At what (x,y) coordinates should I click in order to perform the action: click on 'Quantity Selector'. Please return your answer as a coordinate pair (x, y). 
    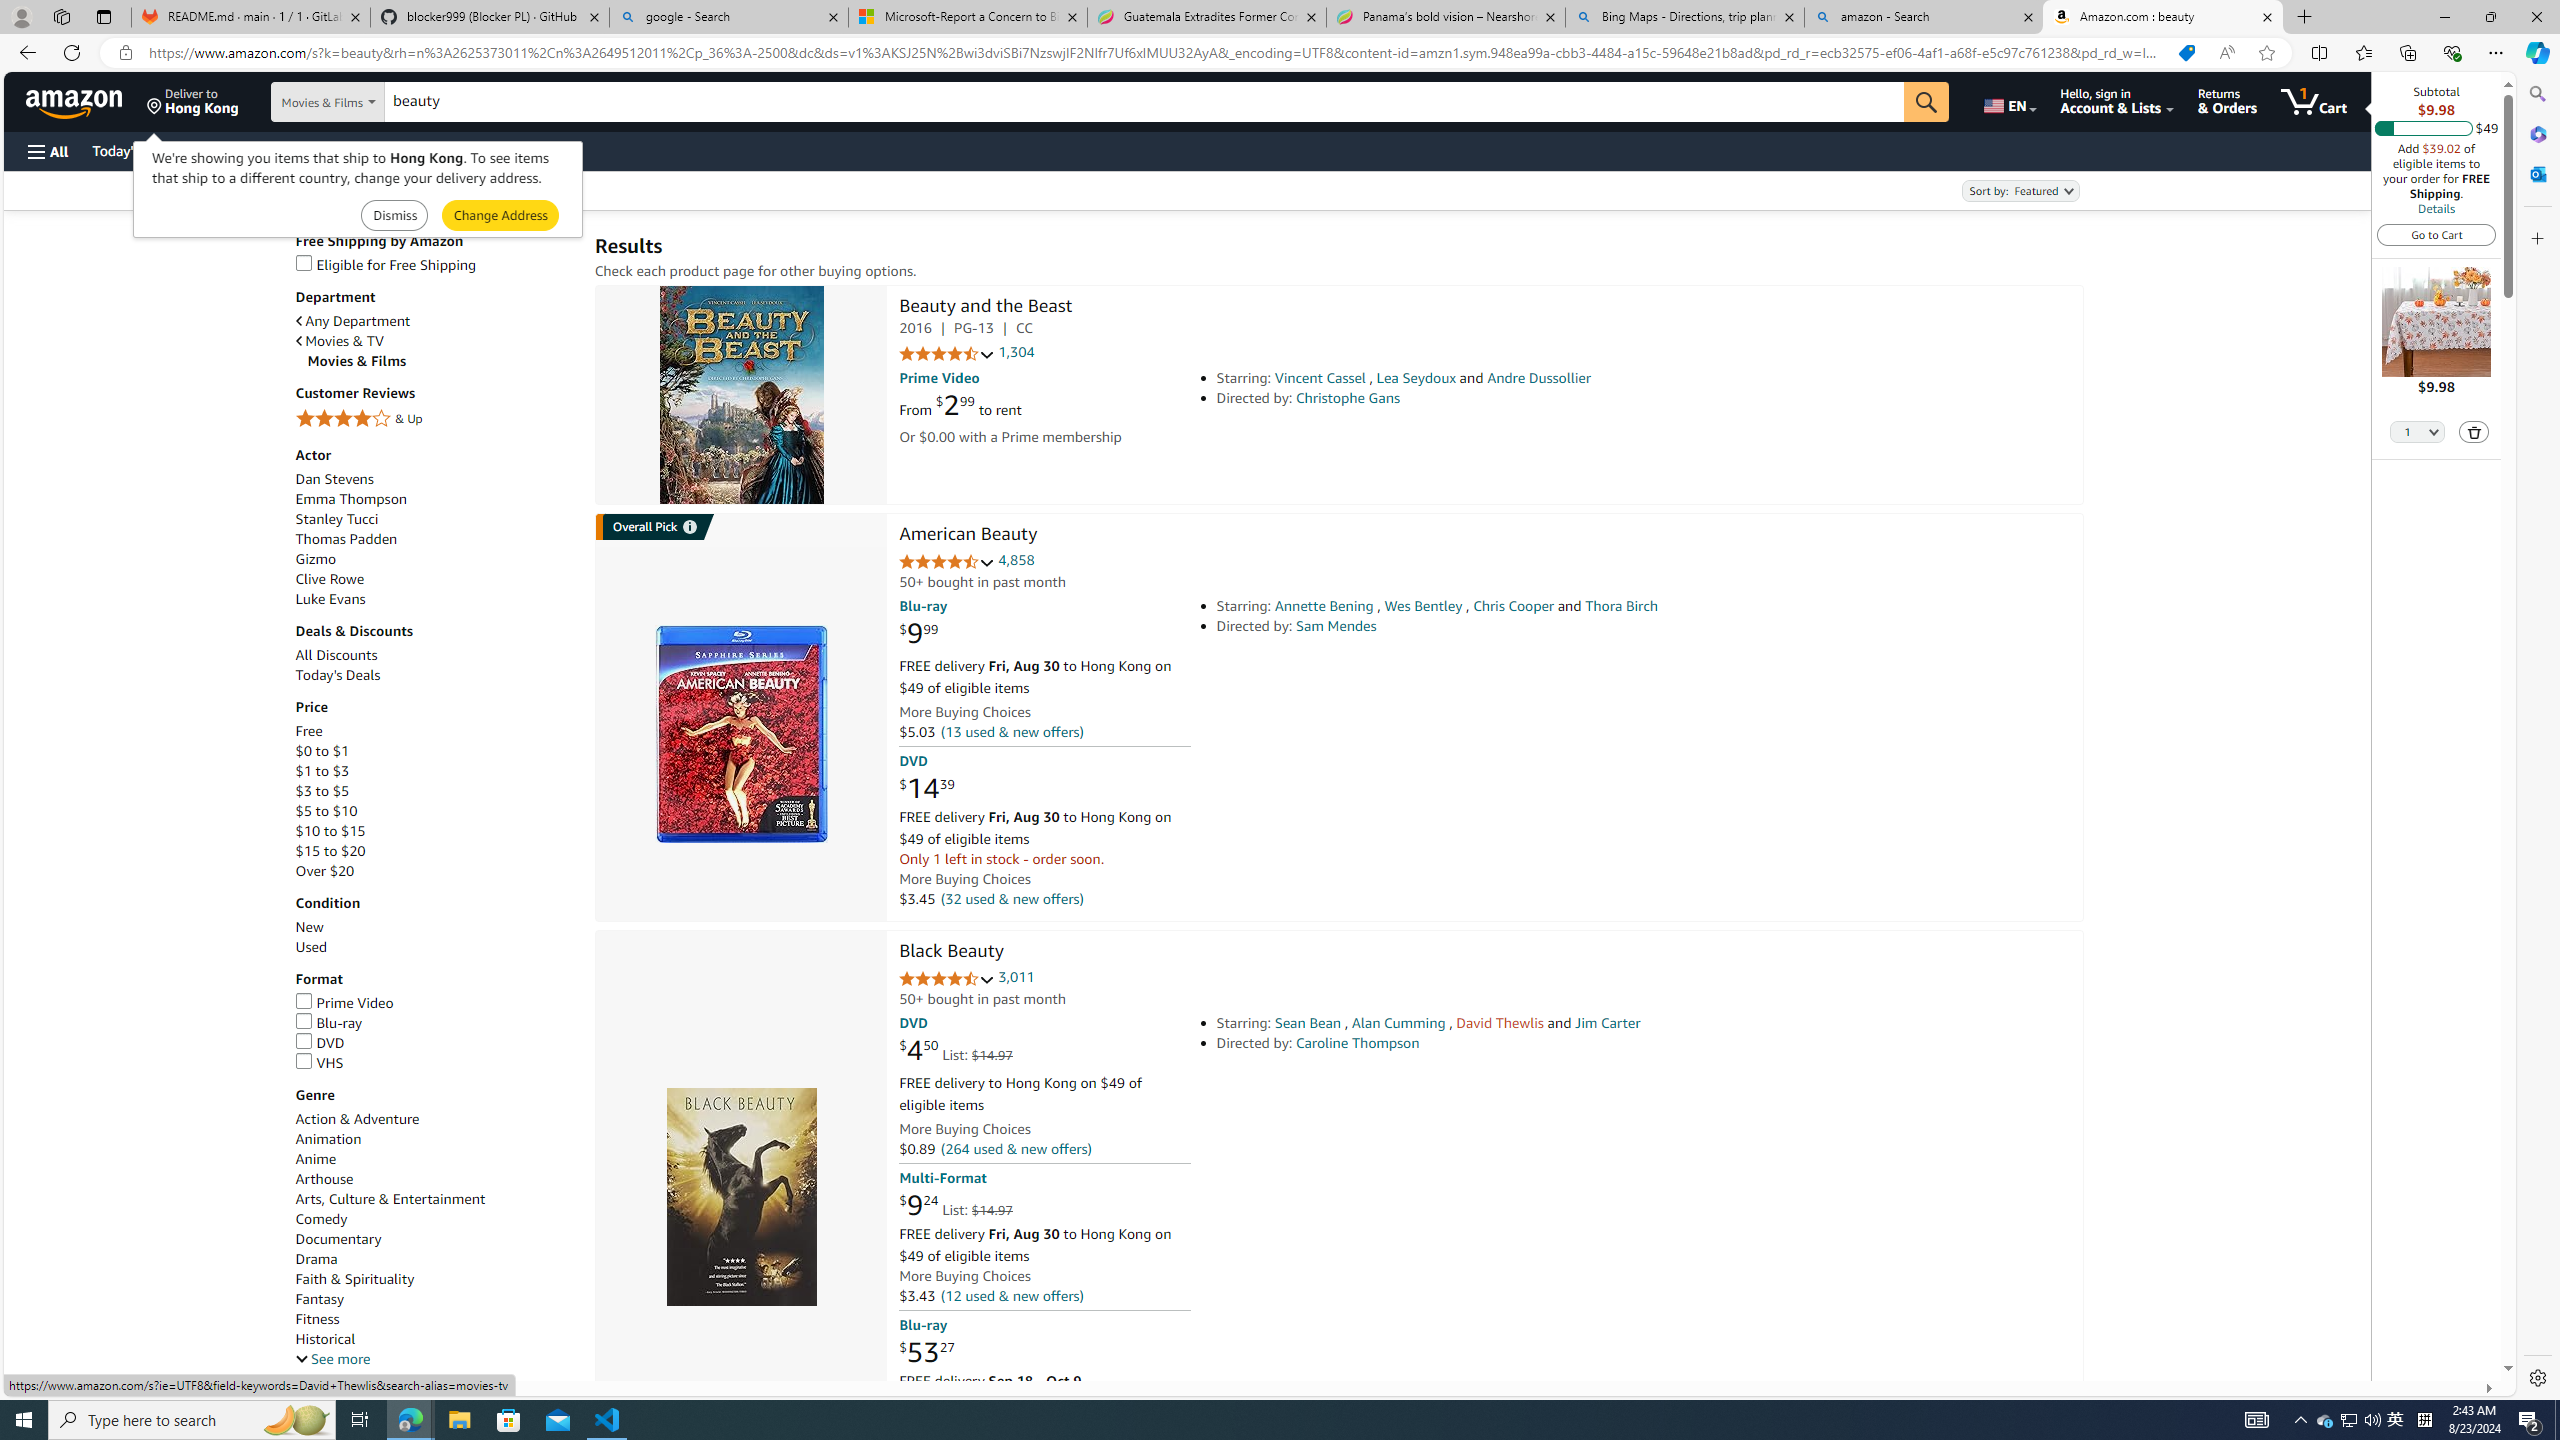
    Looking at the image, I should click on (2417, 430).